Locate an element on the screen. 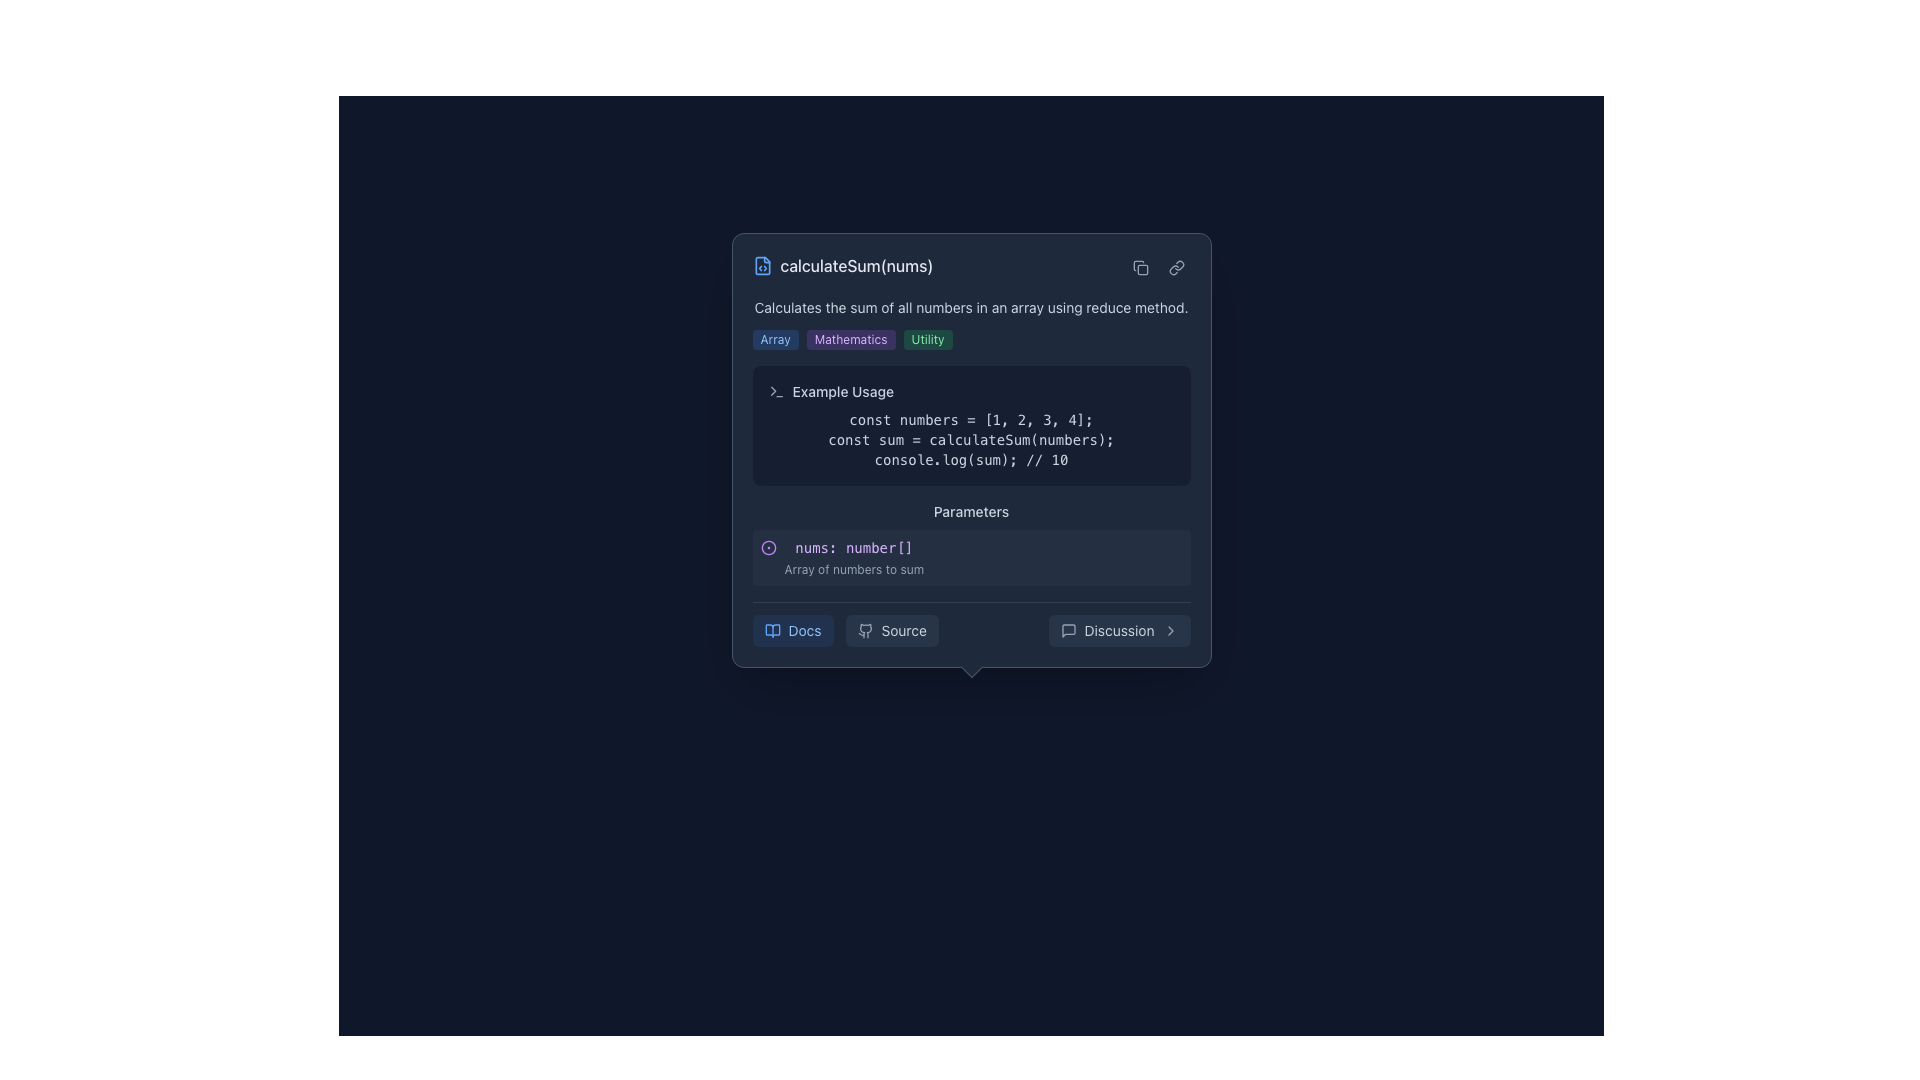  the 'Discussion' text label within the interactive button is located at coordinates (1118, 631).